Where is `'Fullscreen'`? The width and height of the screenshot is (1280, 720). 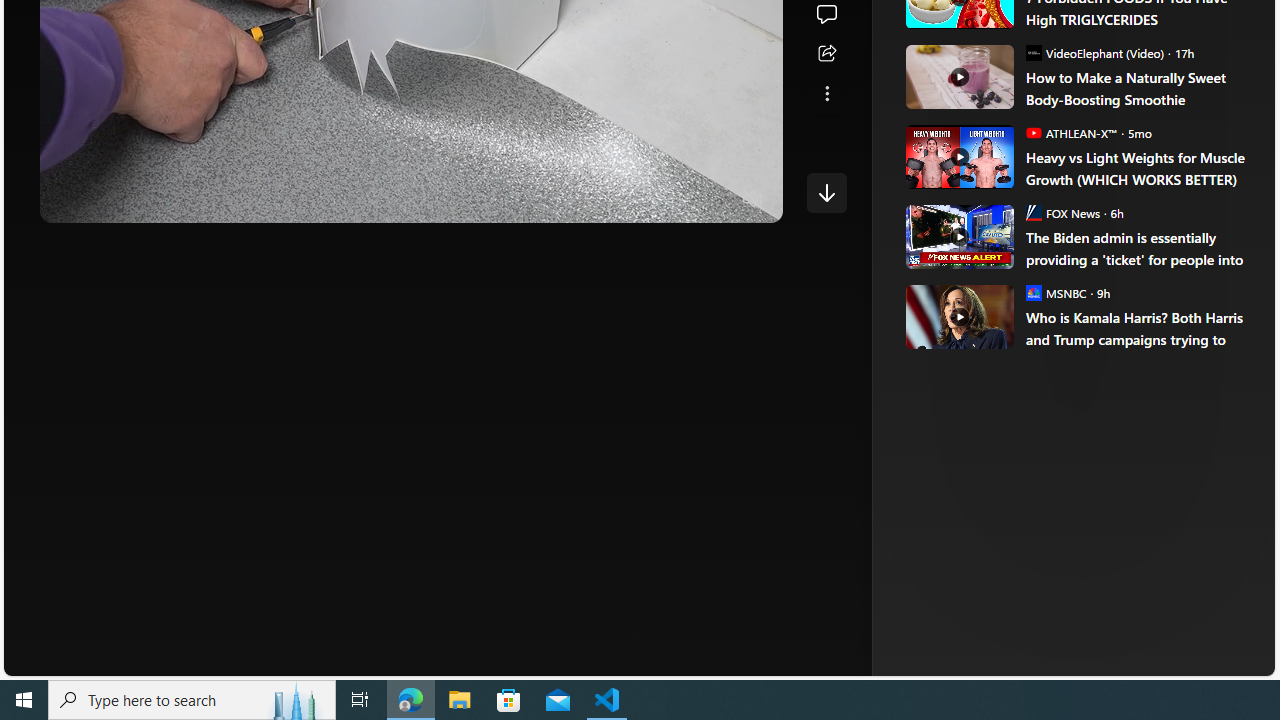 'Fullscreen' is located at coordinates (714, 200).